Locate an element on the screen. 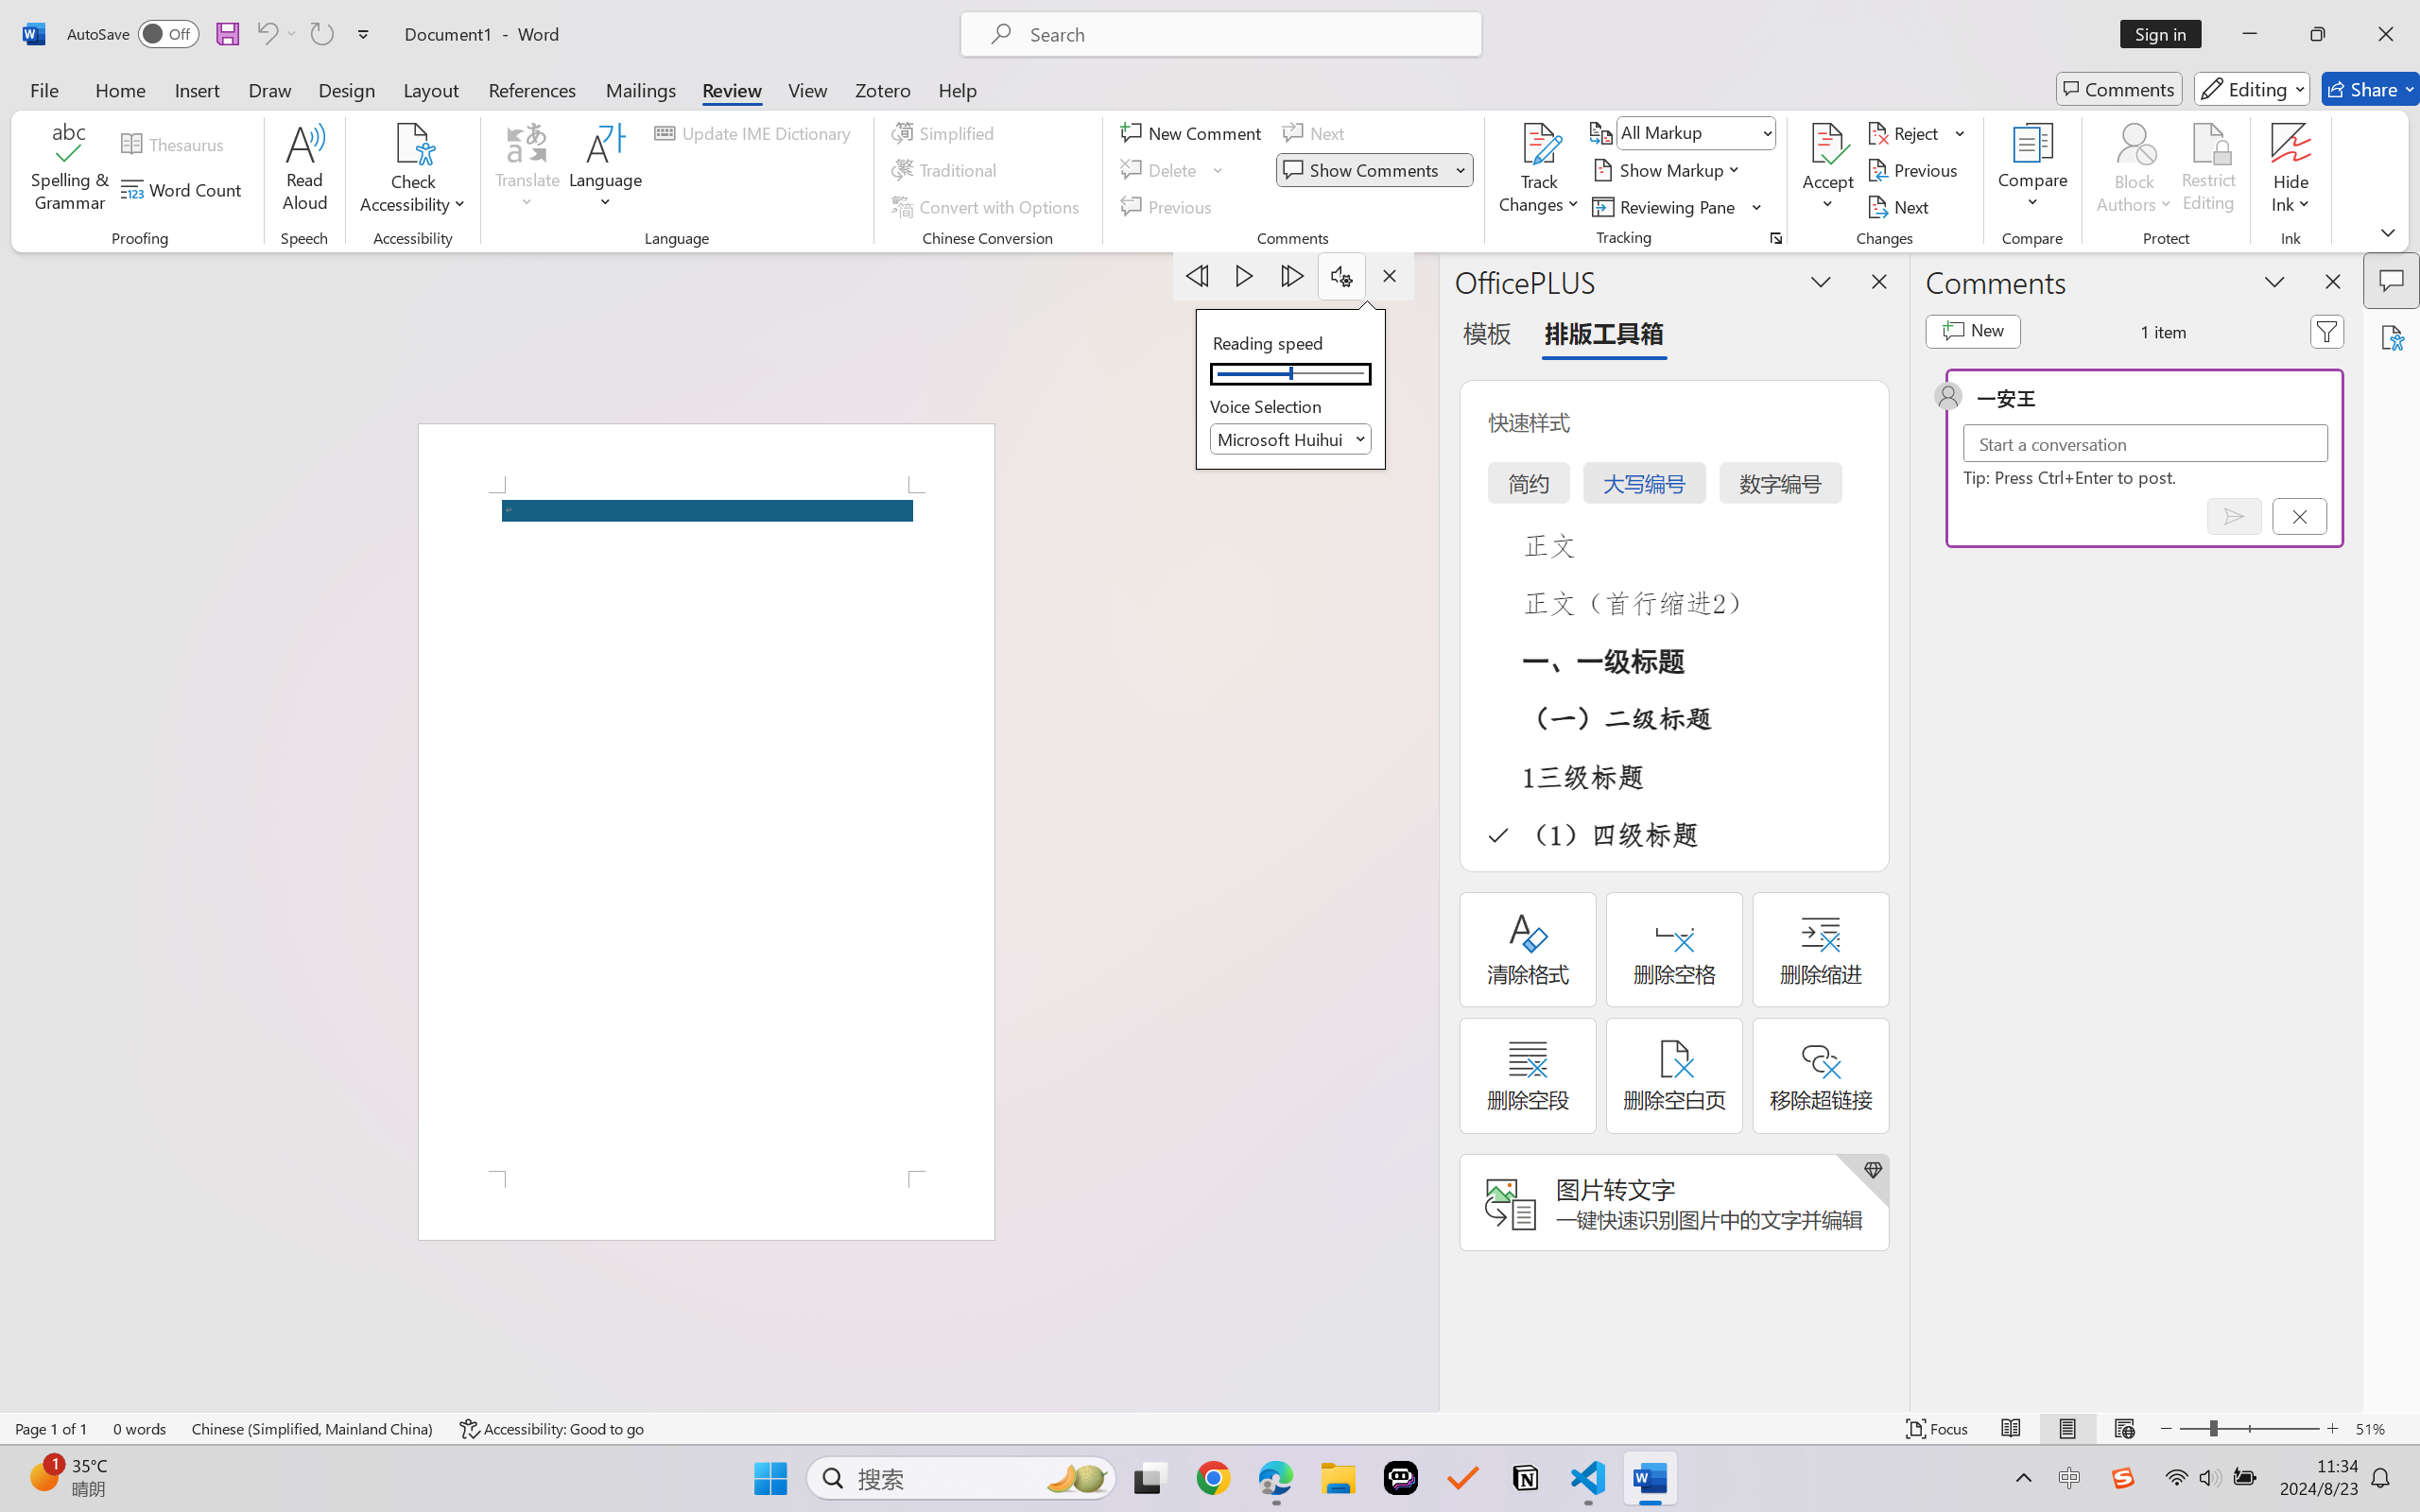 Image resolution: width=2420 pixels, height=1512 pixels. 'Reviewing Pane' is located at coordinates (1665, 207).